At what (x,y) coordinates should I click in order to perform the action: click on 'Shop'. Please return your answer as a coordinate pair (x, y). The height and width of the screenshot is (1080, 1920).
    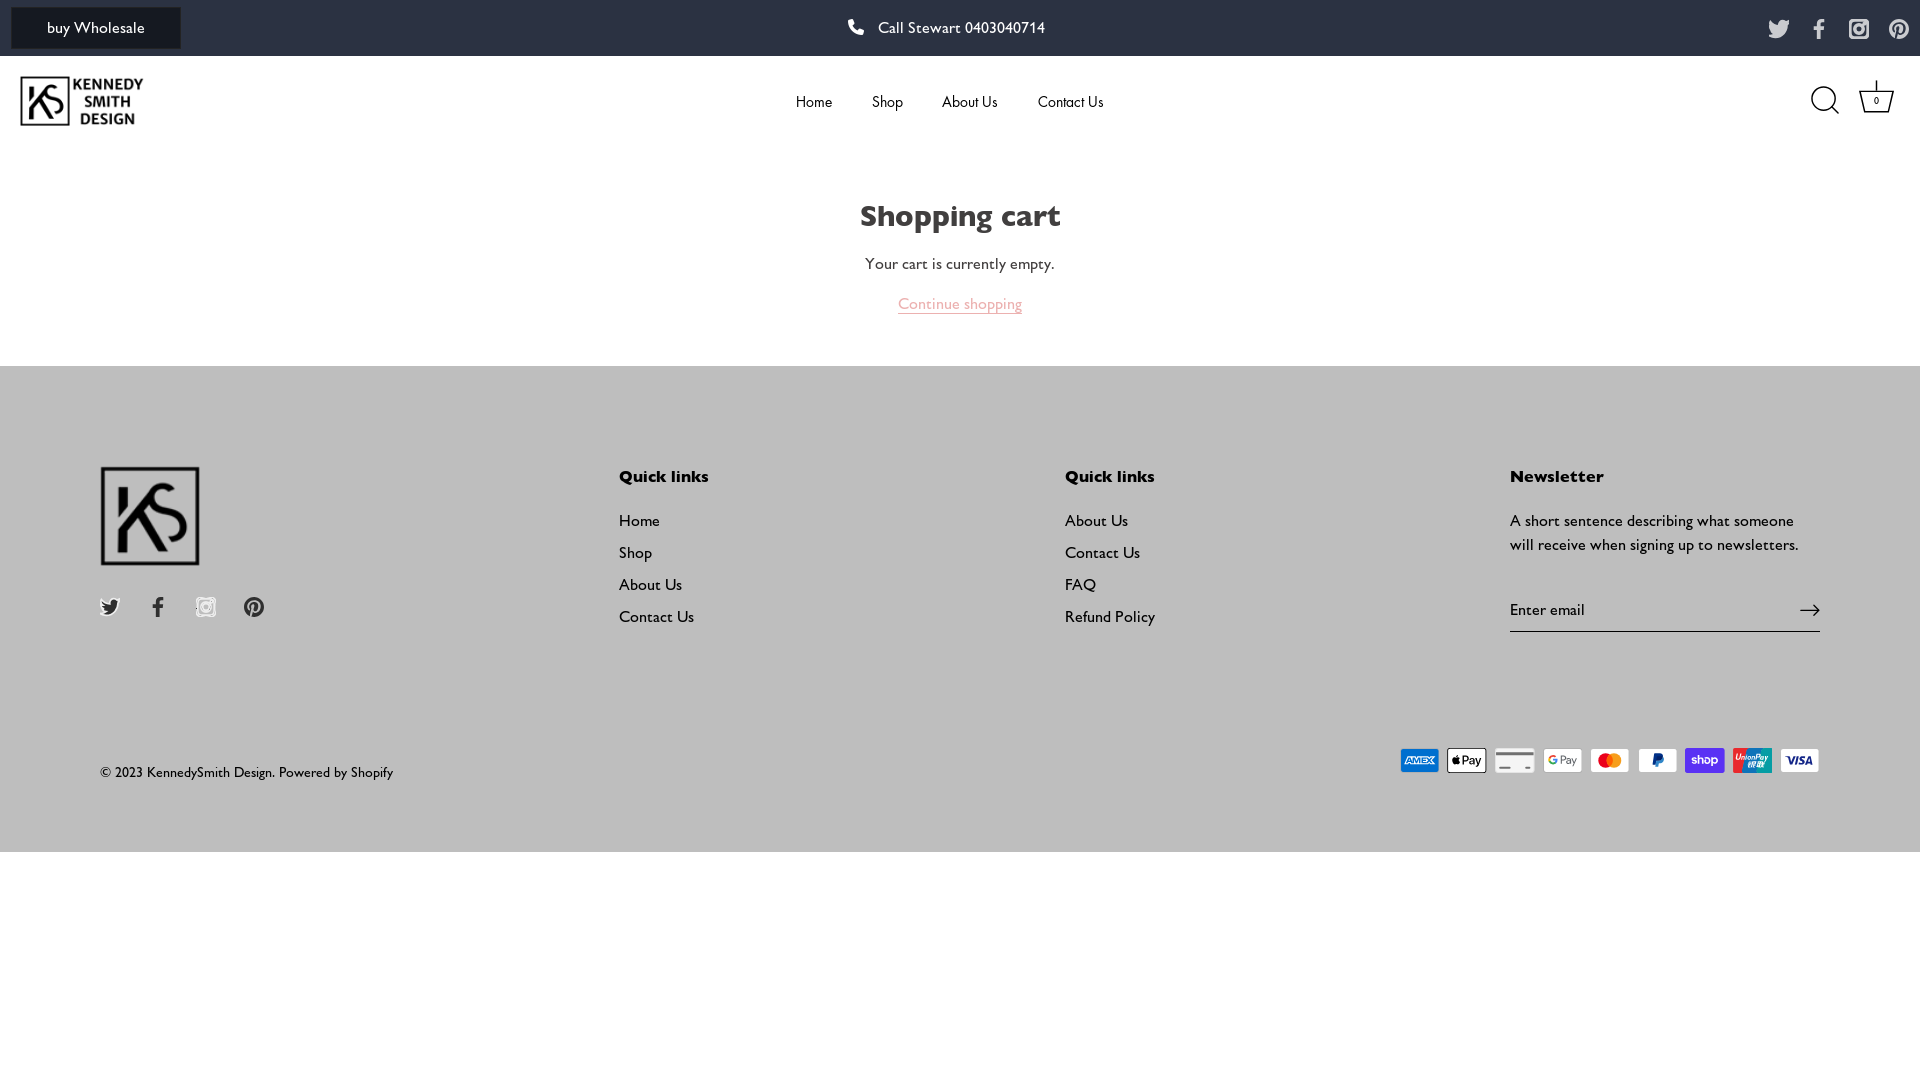
    Looking at the image, I should click on (886, 100).